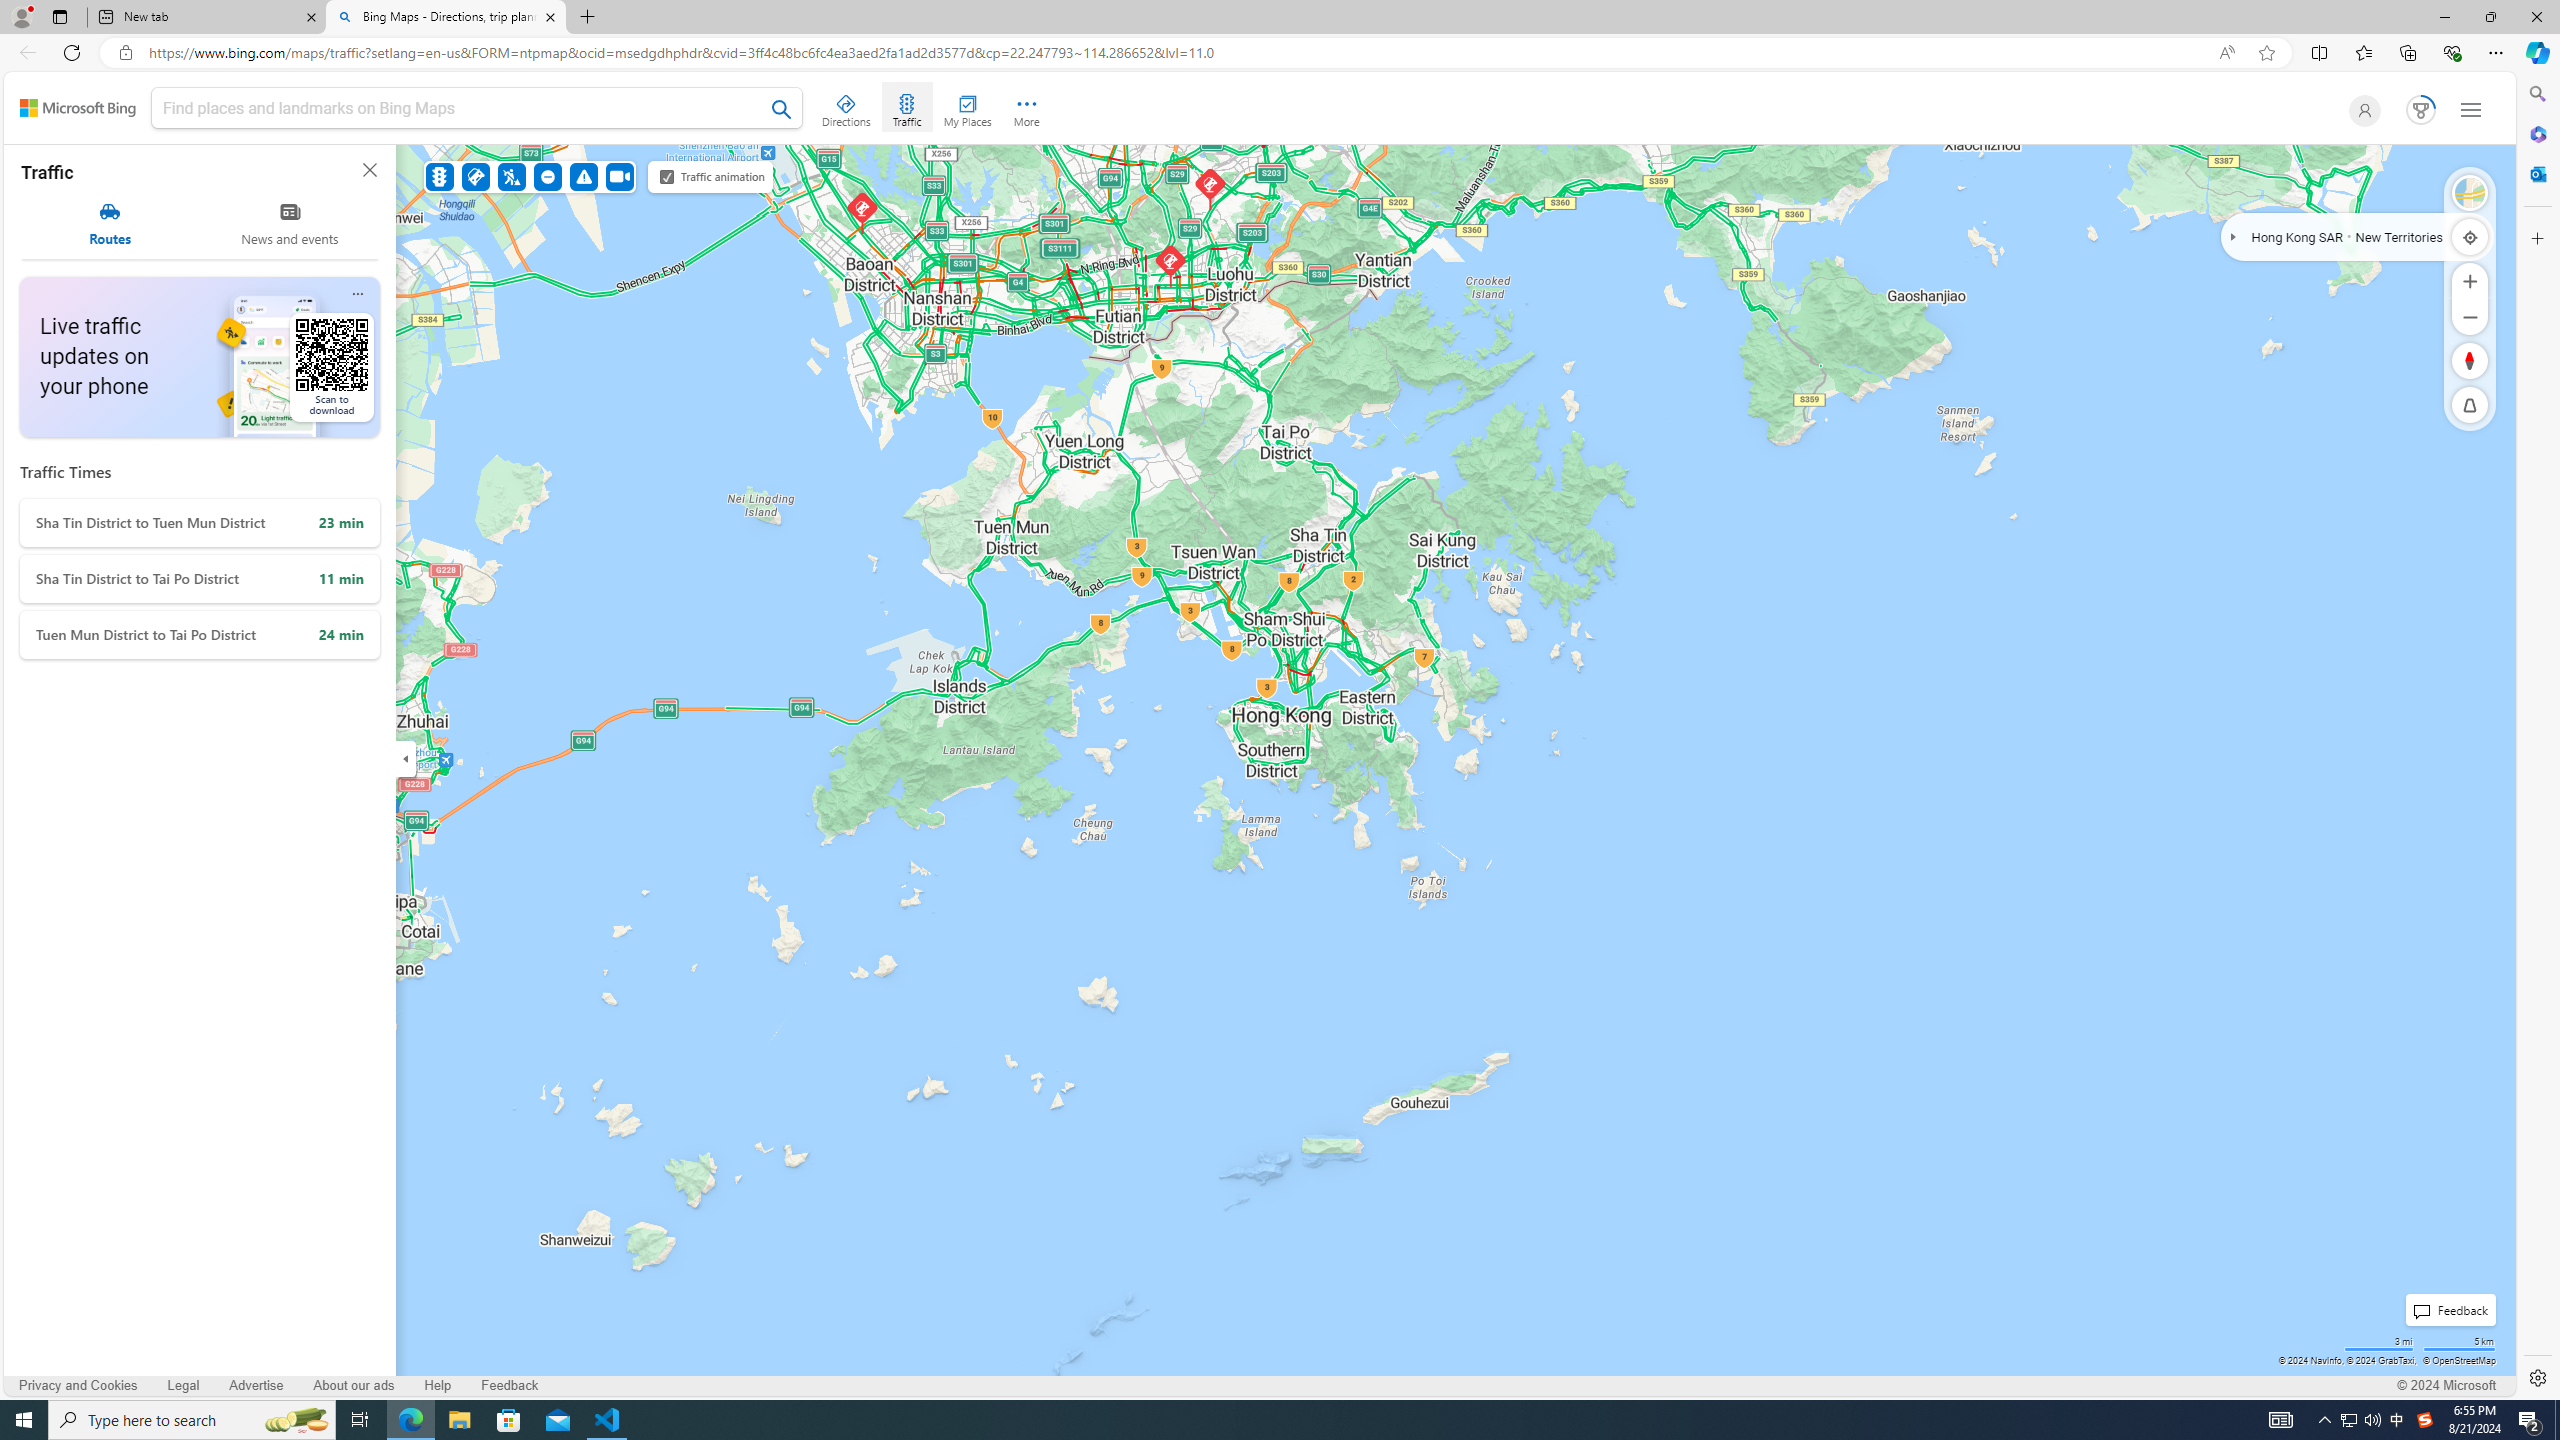  I want to click on 'My Places', so click(966, 107).